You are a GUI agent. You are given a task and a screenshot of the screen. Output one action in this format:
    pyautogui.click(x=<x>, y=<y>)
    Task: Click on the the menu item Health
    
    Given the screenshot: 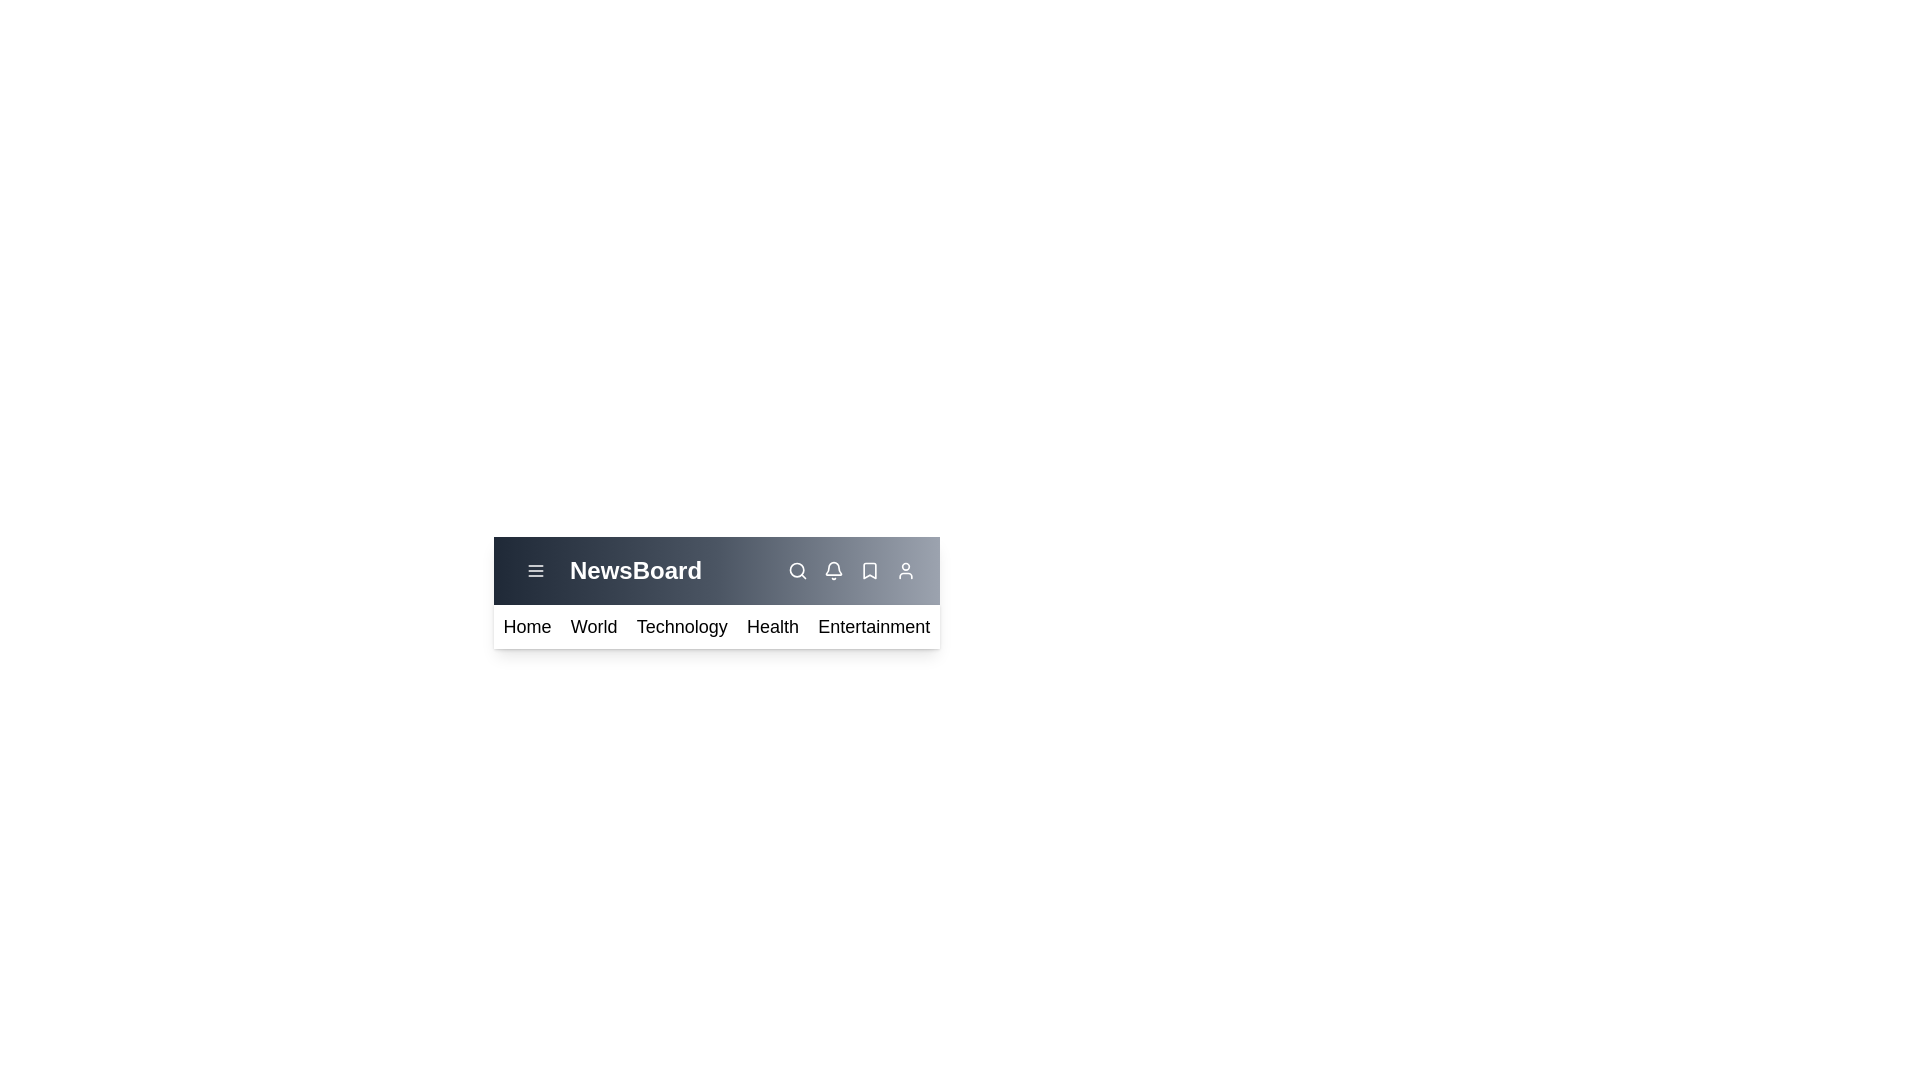 What is the action you would take?
    pyautogui.click(x=771, y=626)
    